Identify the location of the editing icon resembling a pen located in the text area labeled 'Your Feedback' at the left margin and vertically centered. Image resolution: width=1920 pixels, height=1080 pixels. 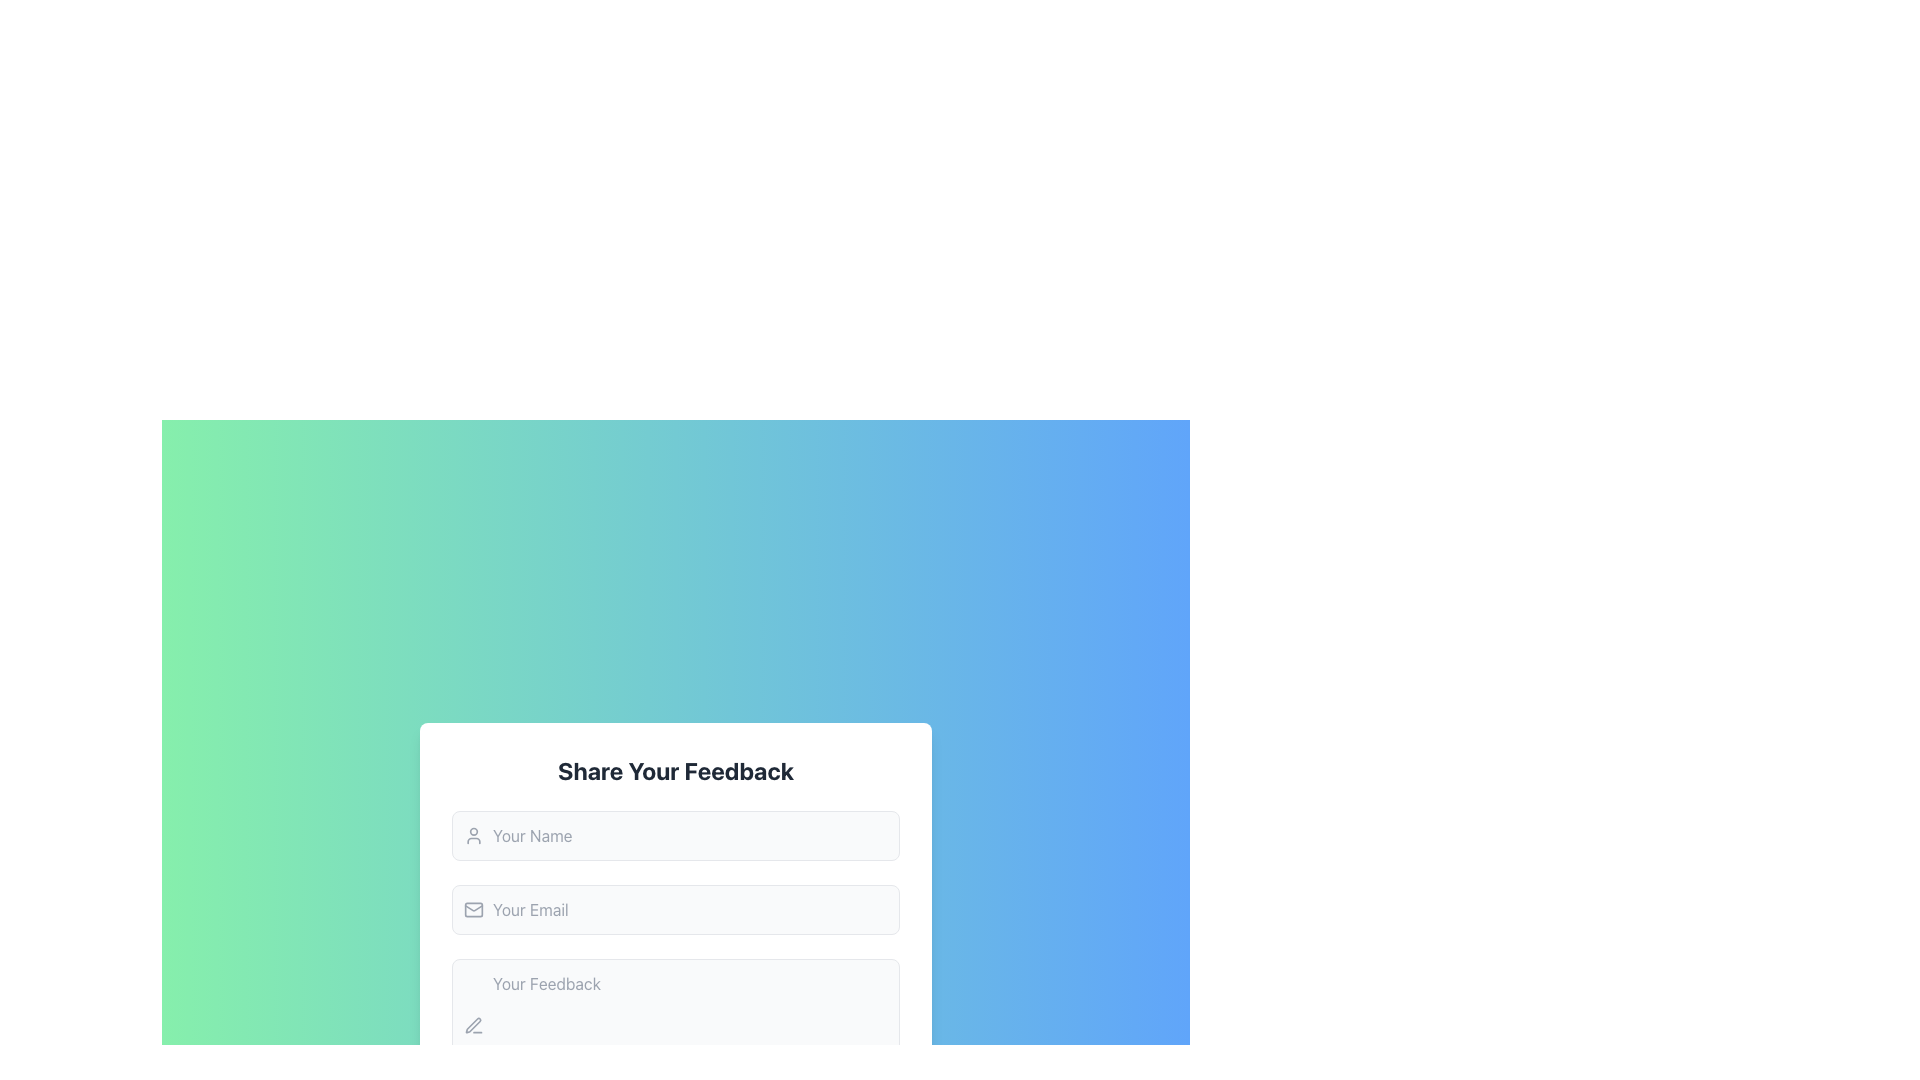
(473, 1026).